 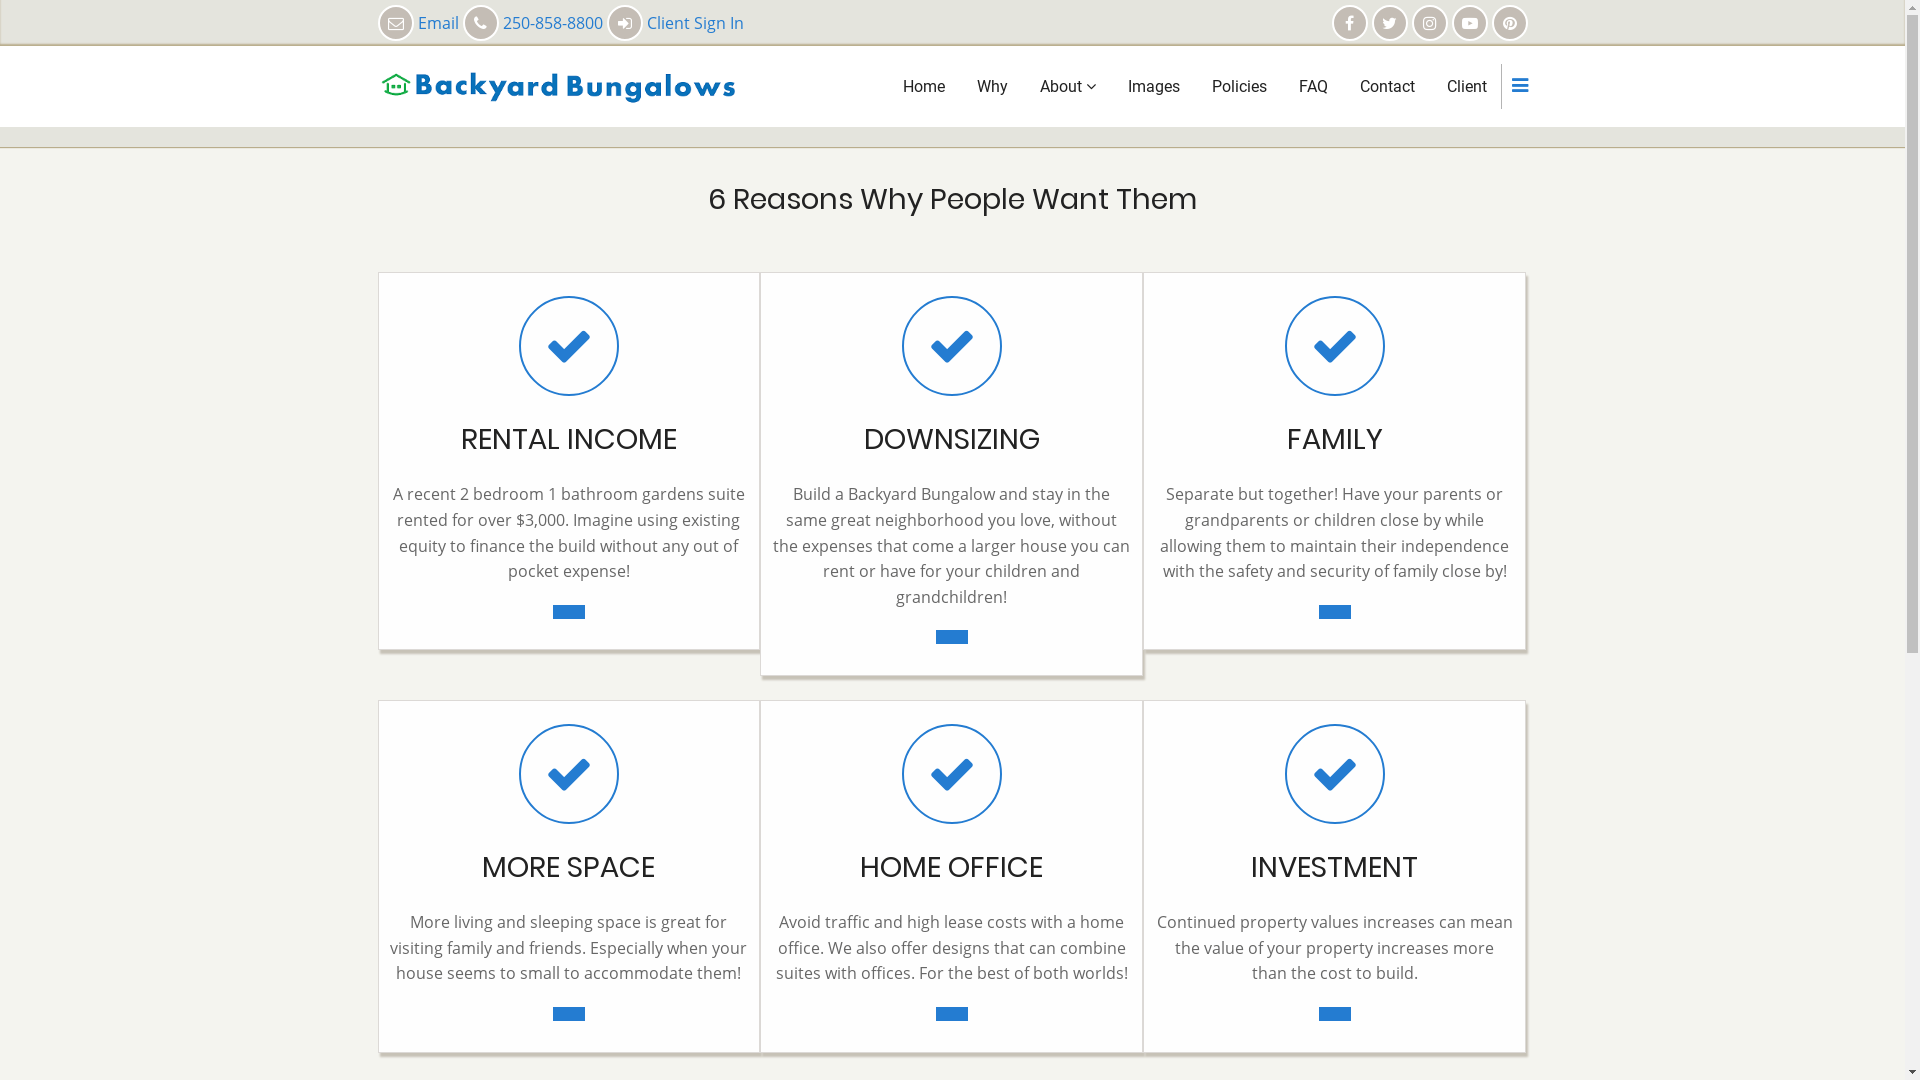 I want to click on 'Skip to main content', so click(x=0, y=0).